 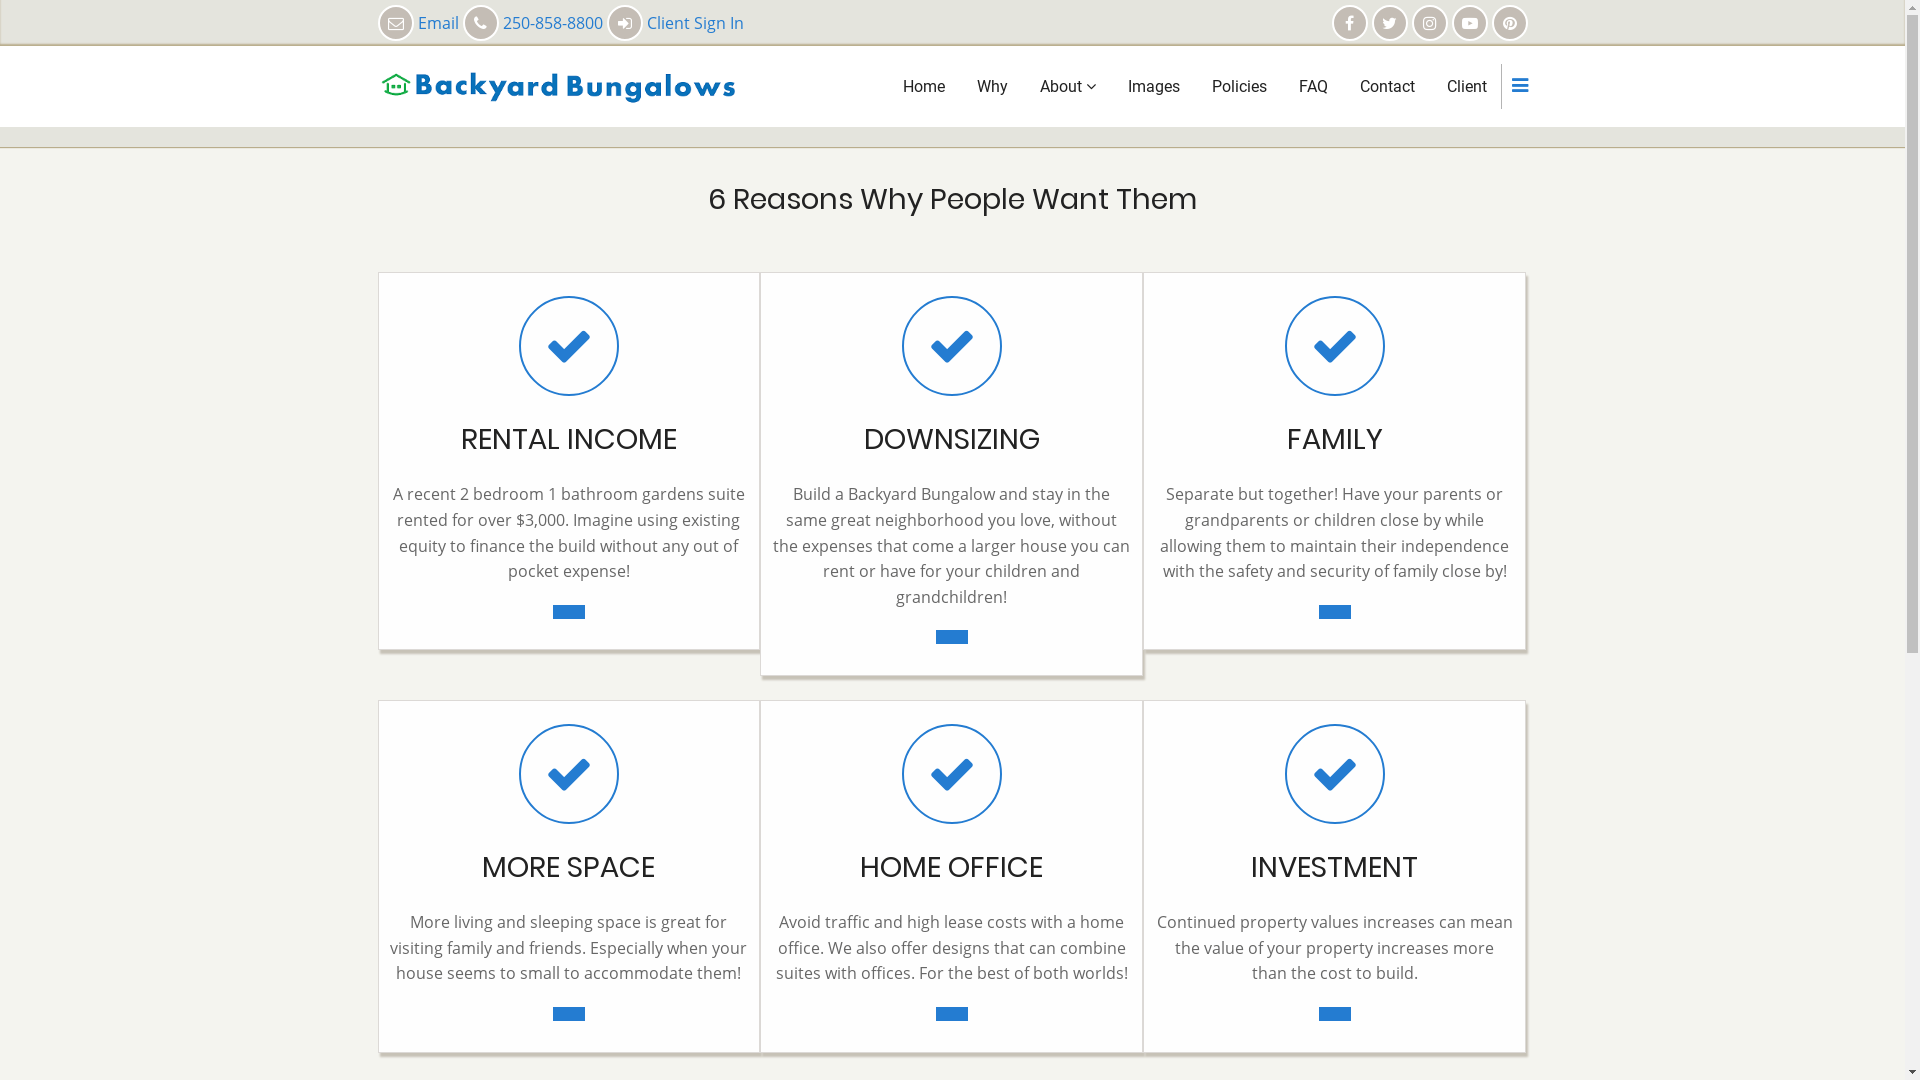 I want to click on 'Skip to main content', so click(x=0, y=0).